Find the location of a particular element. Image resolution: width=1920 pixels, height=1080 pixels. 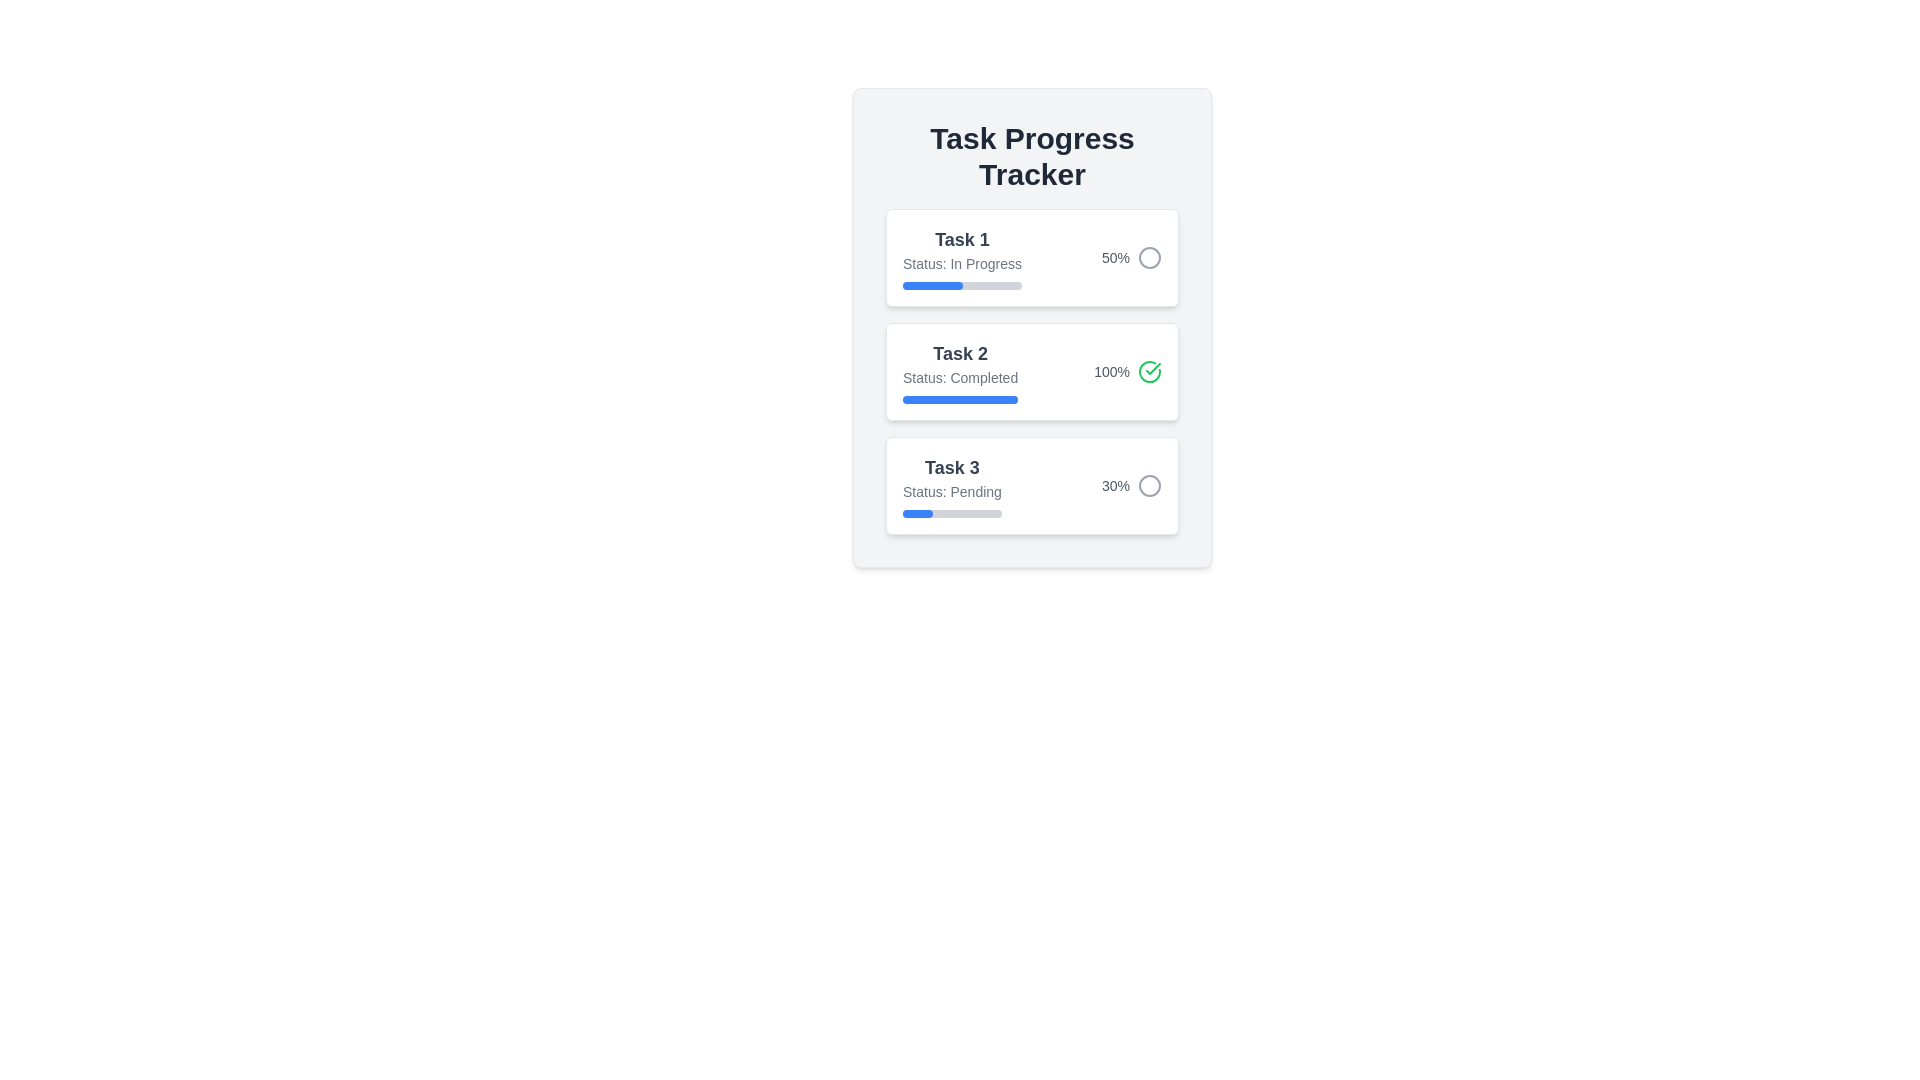

the text label that identifies 'Task 3' within the task progress tracker interface, located at the top of its block is located at coordinates (951, 467).